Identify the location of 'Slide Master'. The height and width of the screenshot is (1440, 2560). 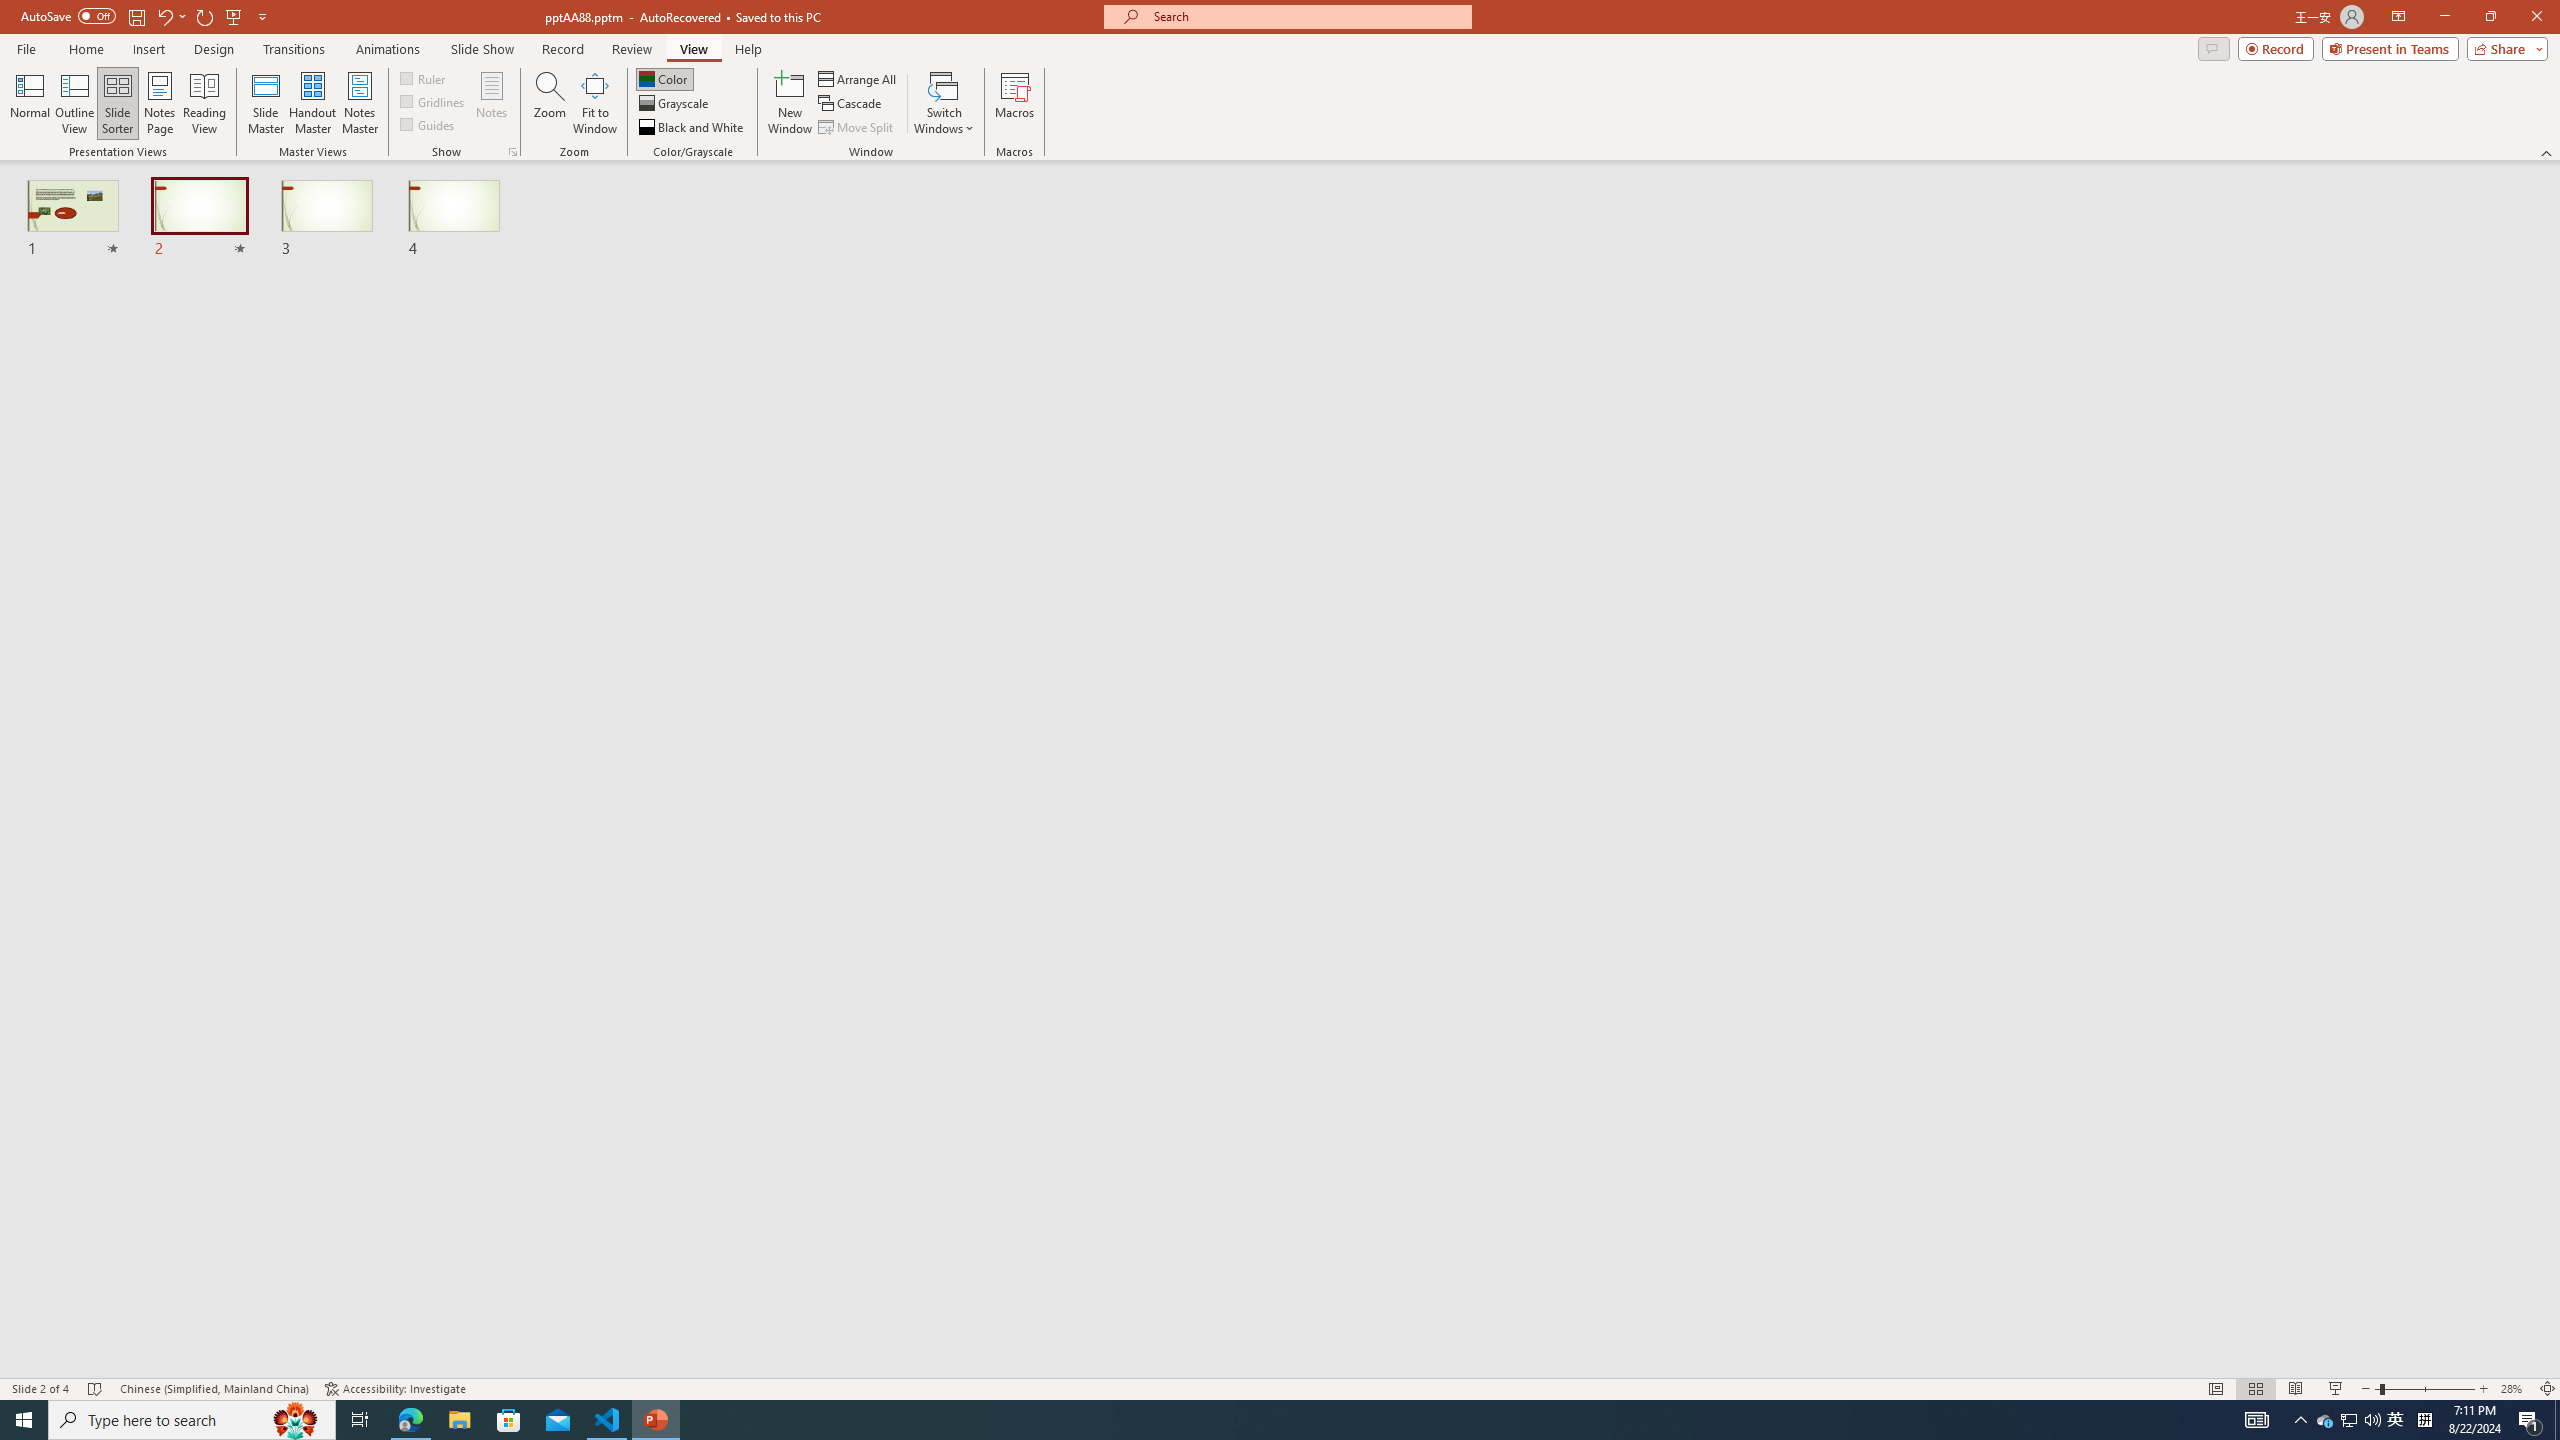
(265, 103).